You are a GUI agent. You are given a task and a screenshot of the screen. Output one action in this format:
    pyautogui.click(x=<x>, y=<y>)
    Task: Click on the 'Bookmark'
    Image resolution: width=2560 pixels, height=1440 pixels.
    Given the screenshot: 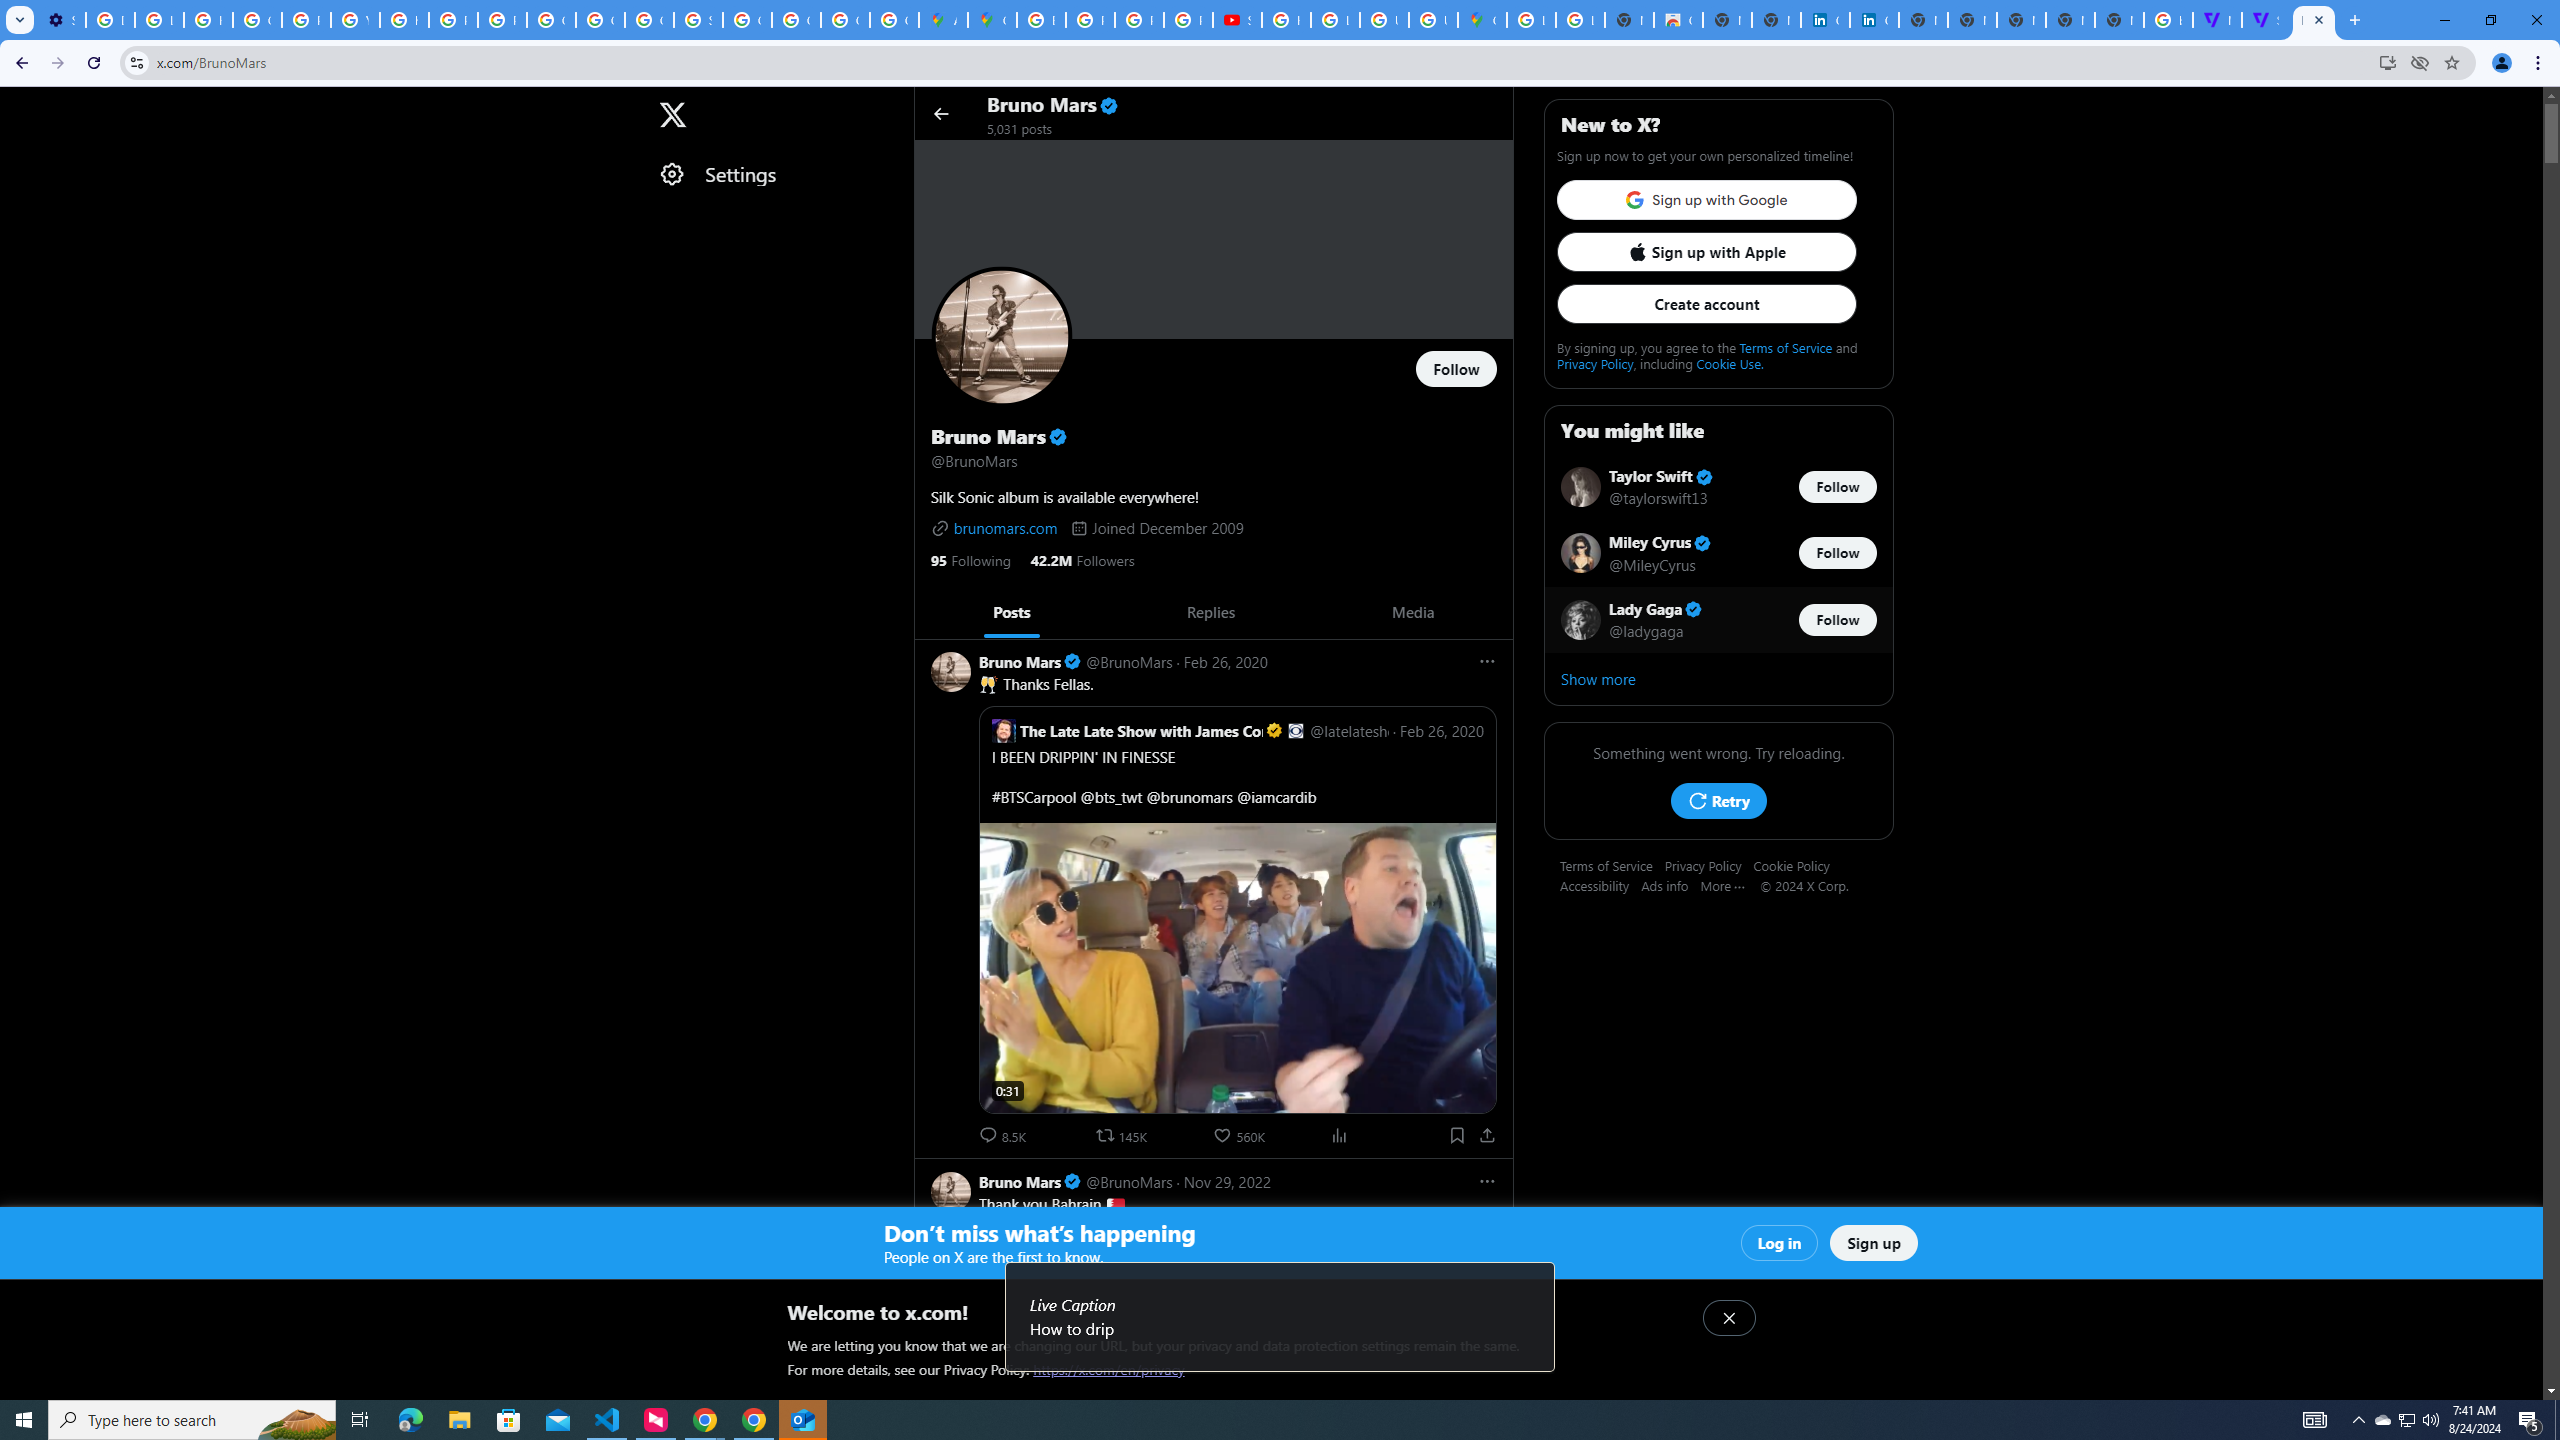 What is the action you would take?
    pyautogui.click(x=1455, y=1134)
    